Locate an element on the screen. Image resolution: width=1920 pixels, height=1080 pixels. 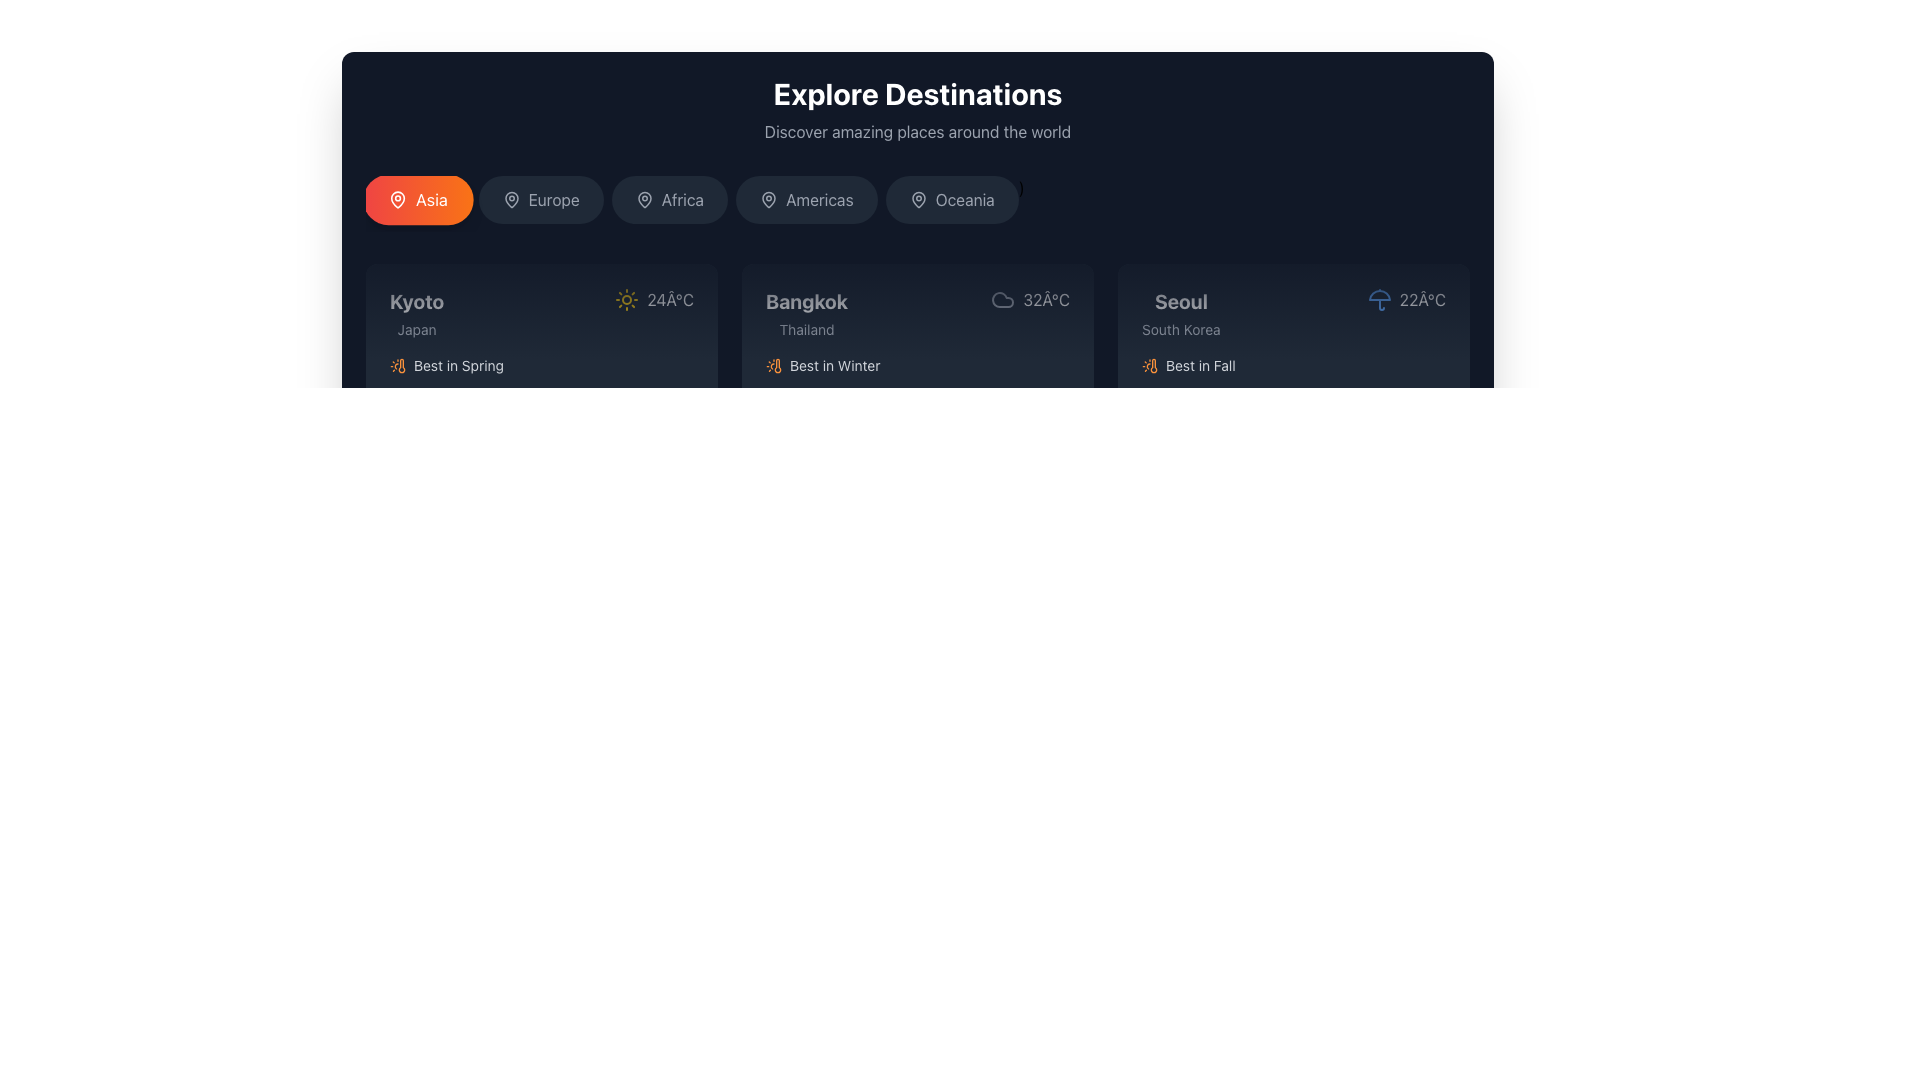
the orange-colored thermometer-sun icon located adjacent to the text 'Best in Winter', positioned below the card for 'Bangkok, Thailand' is located at coordinates (772, 366).